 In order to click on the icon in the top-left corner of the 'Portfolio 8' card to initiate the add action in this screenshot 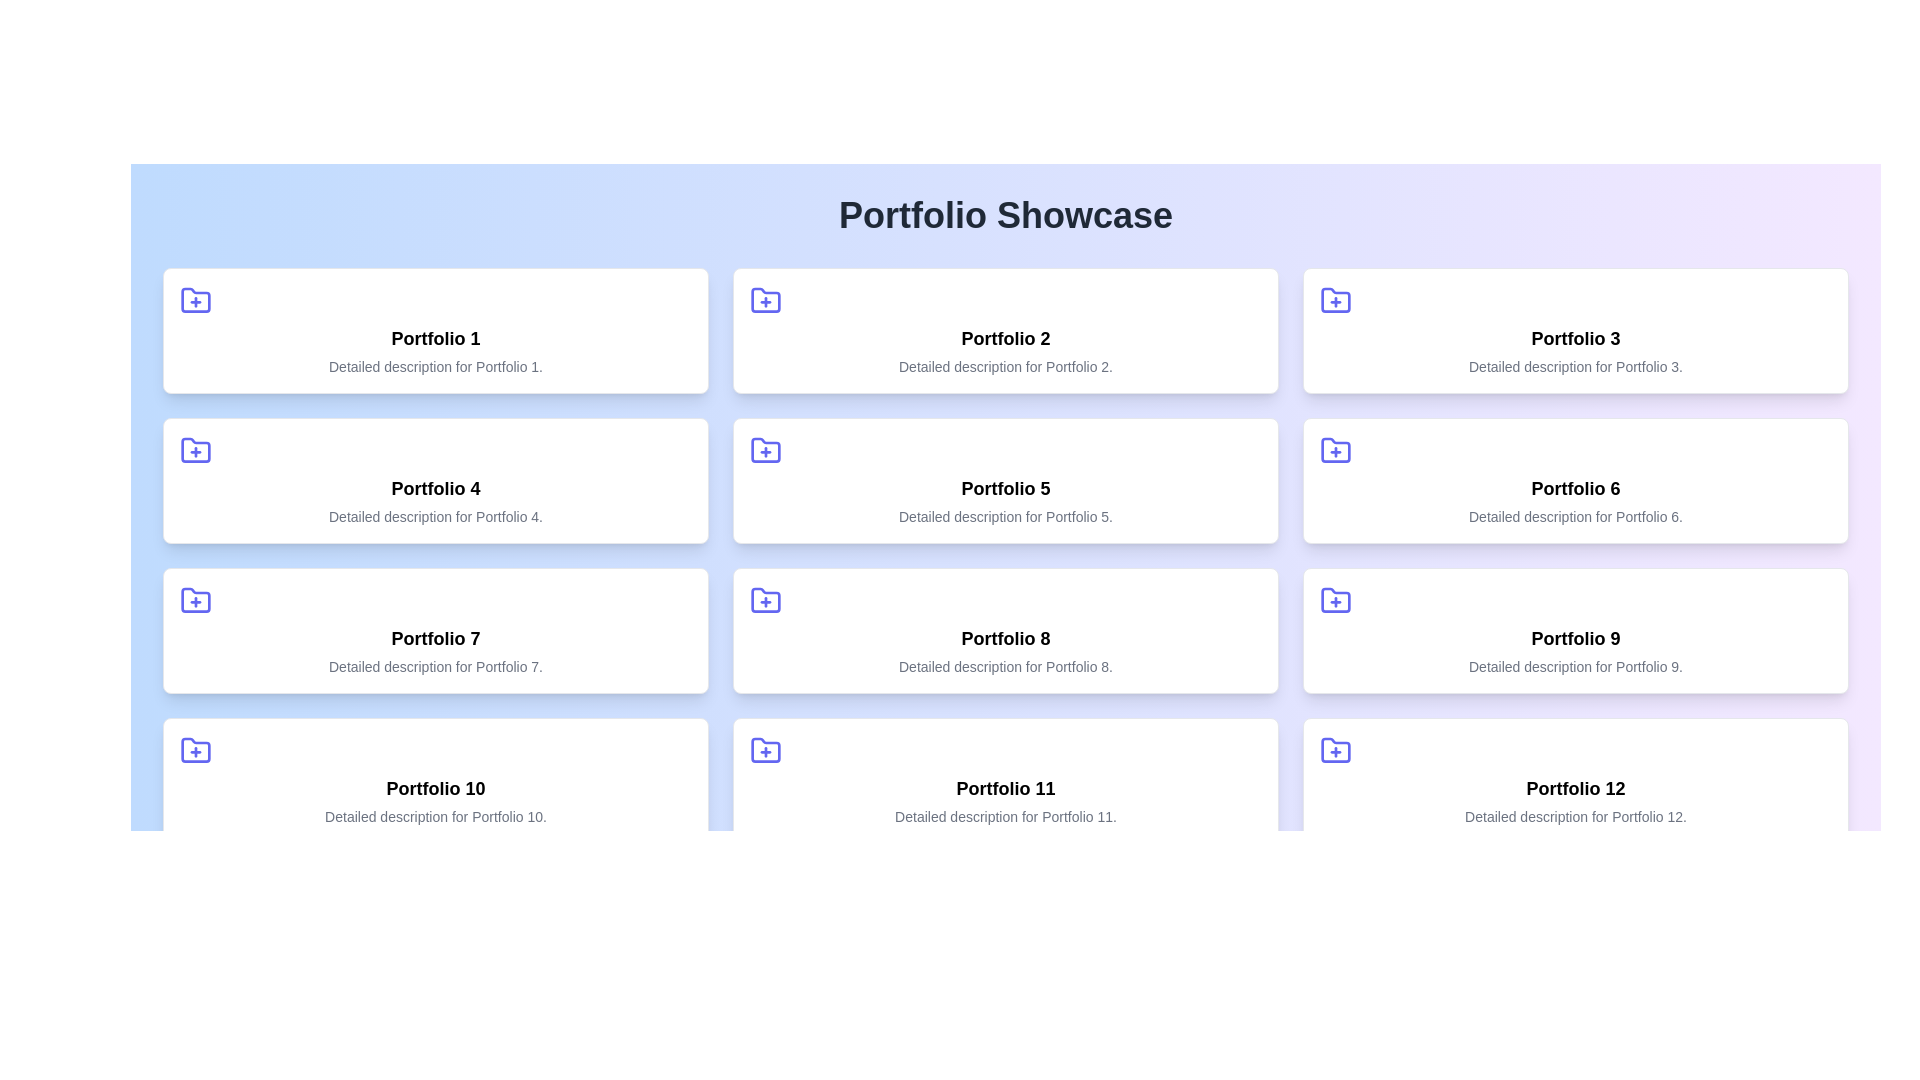, I will do `click(765, 600)`.